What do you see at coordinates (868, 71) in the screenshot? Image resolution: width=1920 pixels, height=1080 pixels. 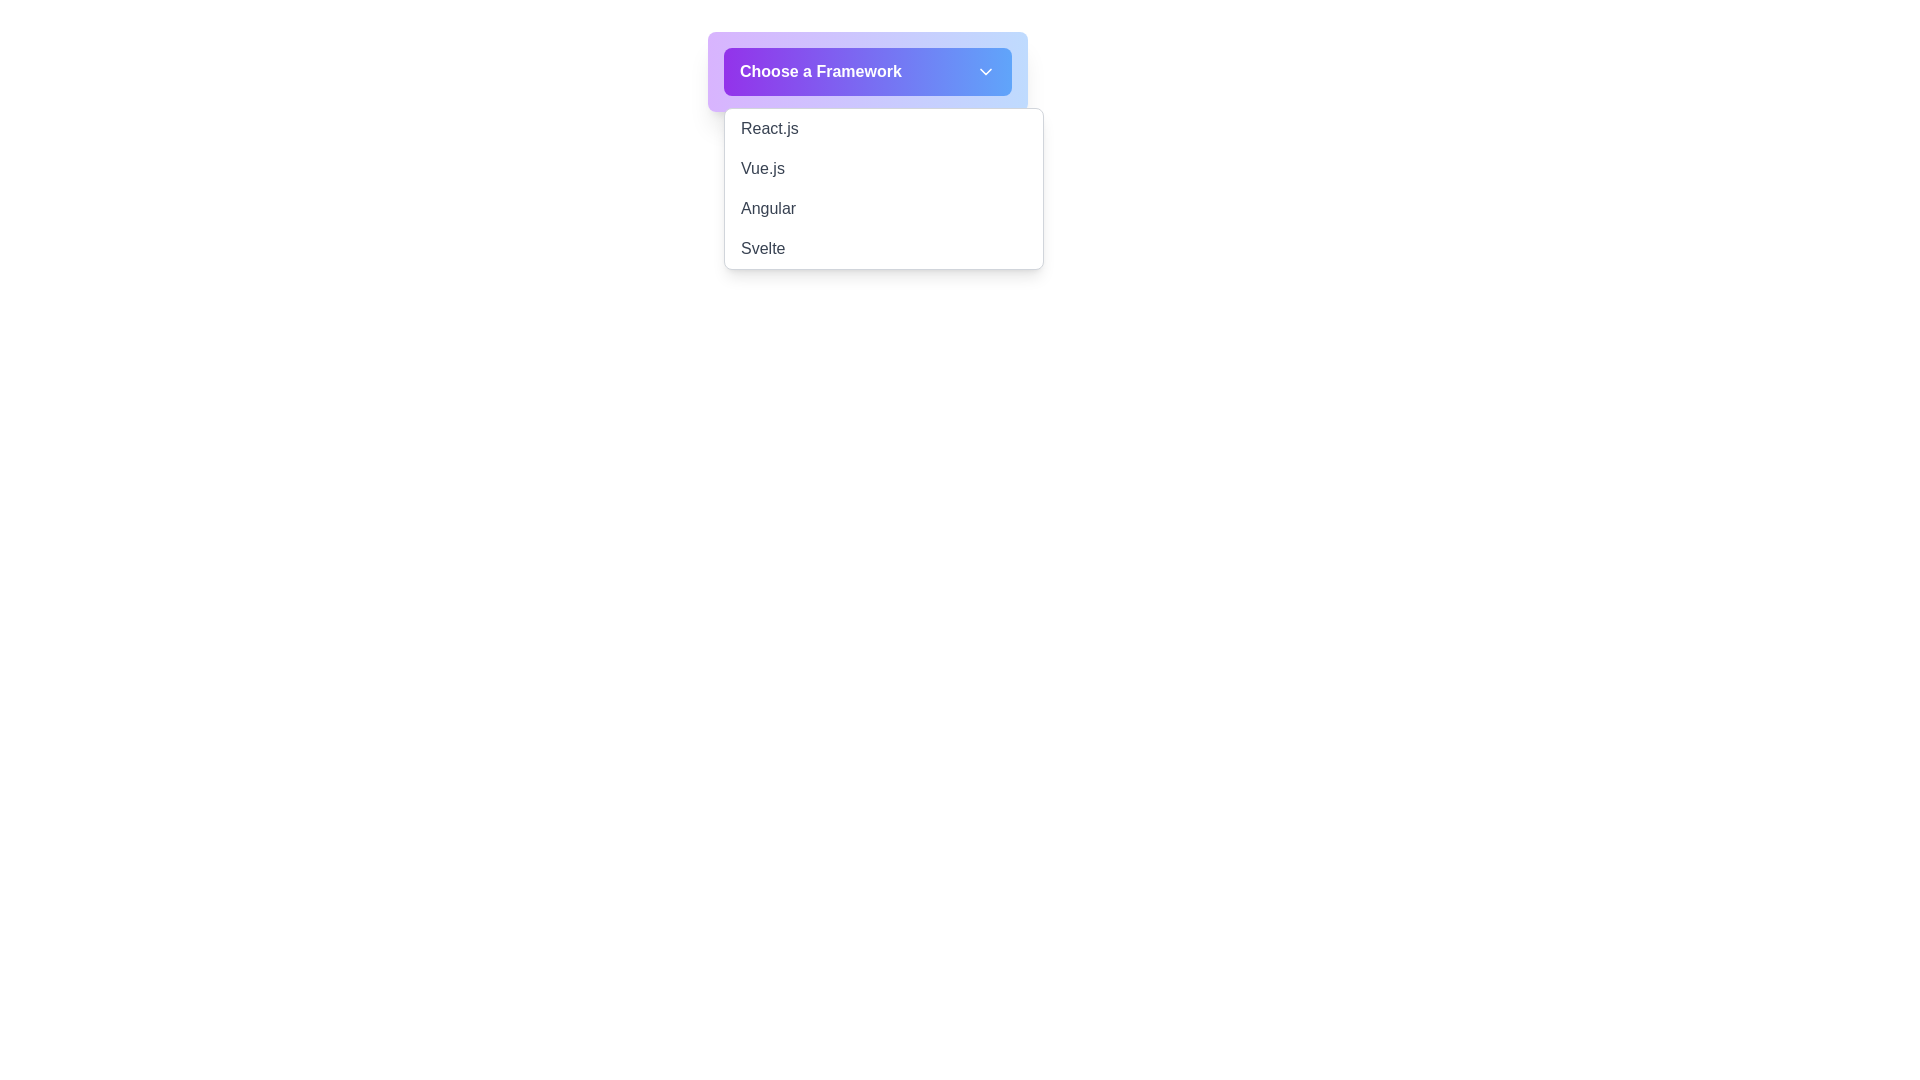 I see `the 'Choose a Framework' dropdown button, which is a rectangular button with a gradient background and a chevron icon` at bounding box center [868, 71].